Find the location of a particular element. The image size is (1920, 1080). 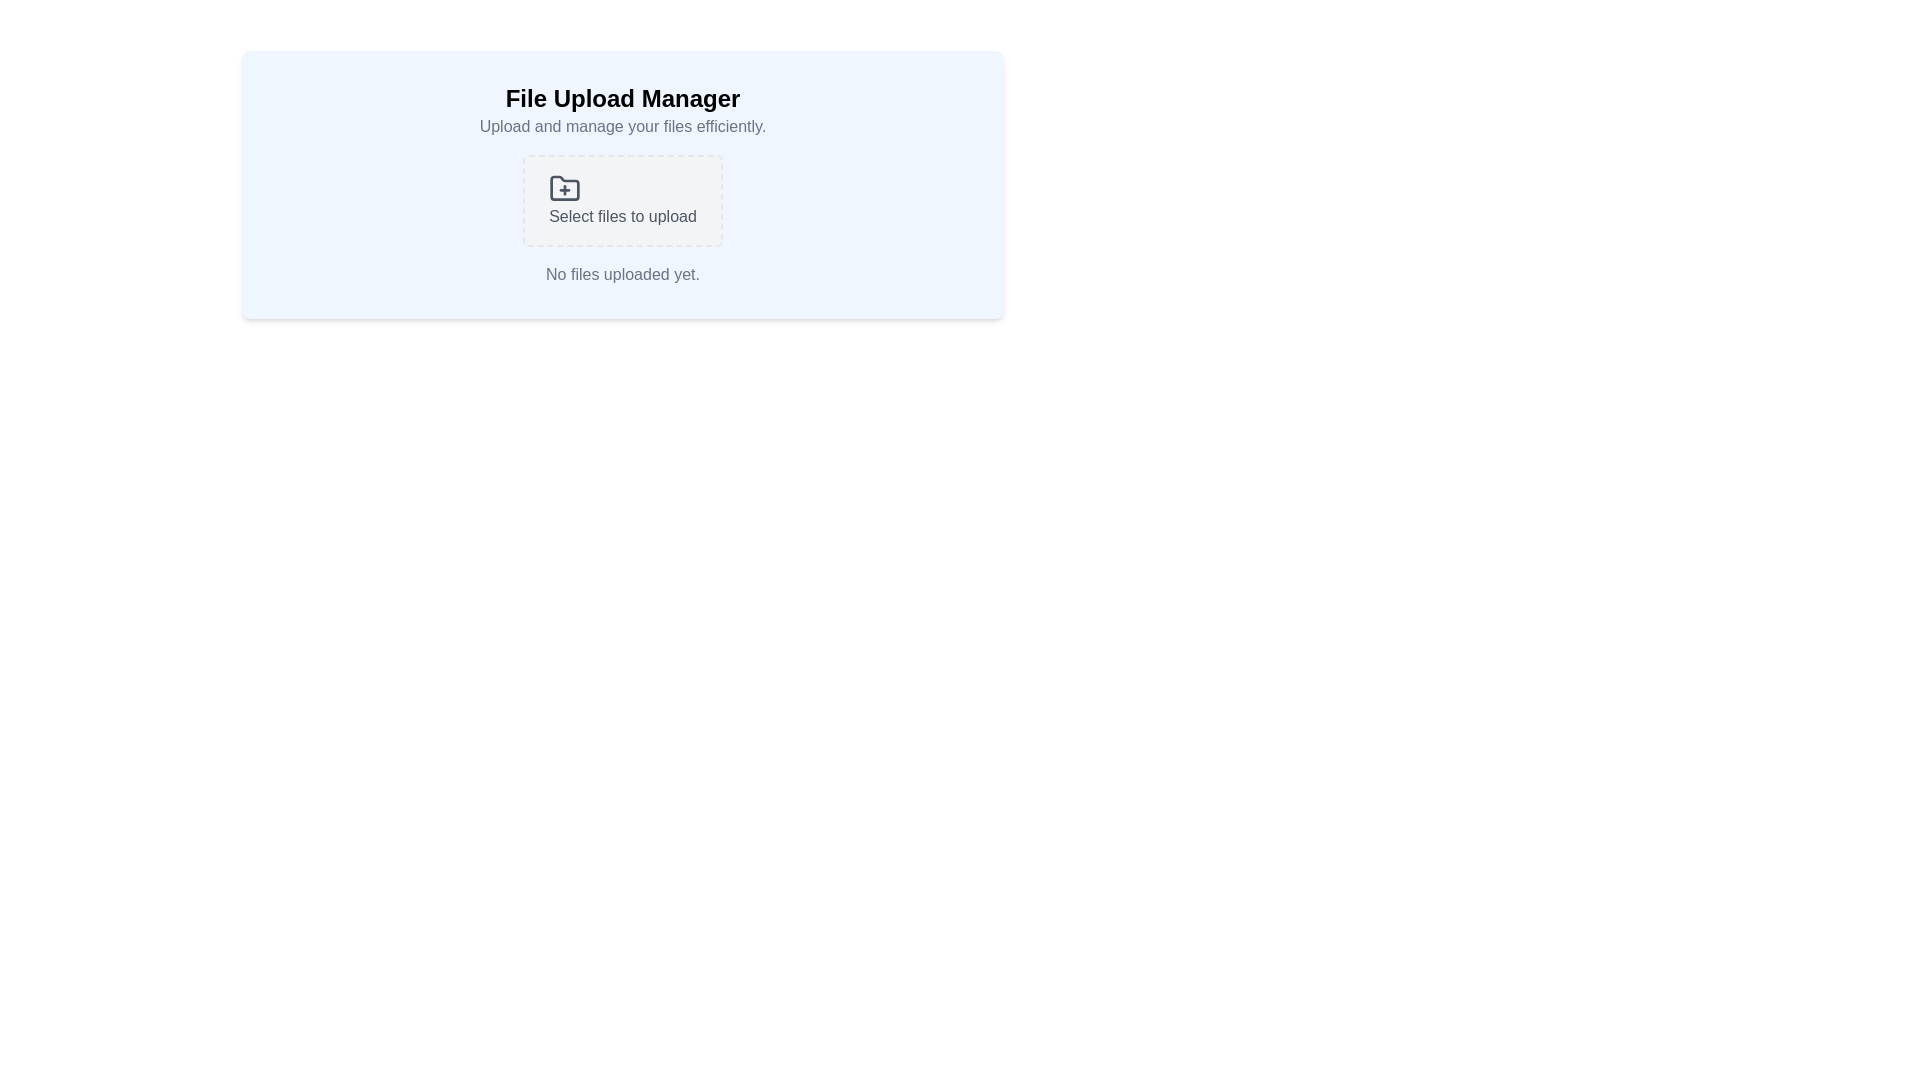

the static text label that reads 'Upload and manage your files efficiently.' which is styled in gray and positioned below the heading 'File Upload Manager' is located at coordinates (622, 127).